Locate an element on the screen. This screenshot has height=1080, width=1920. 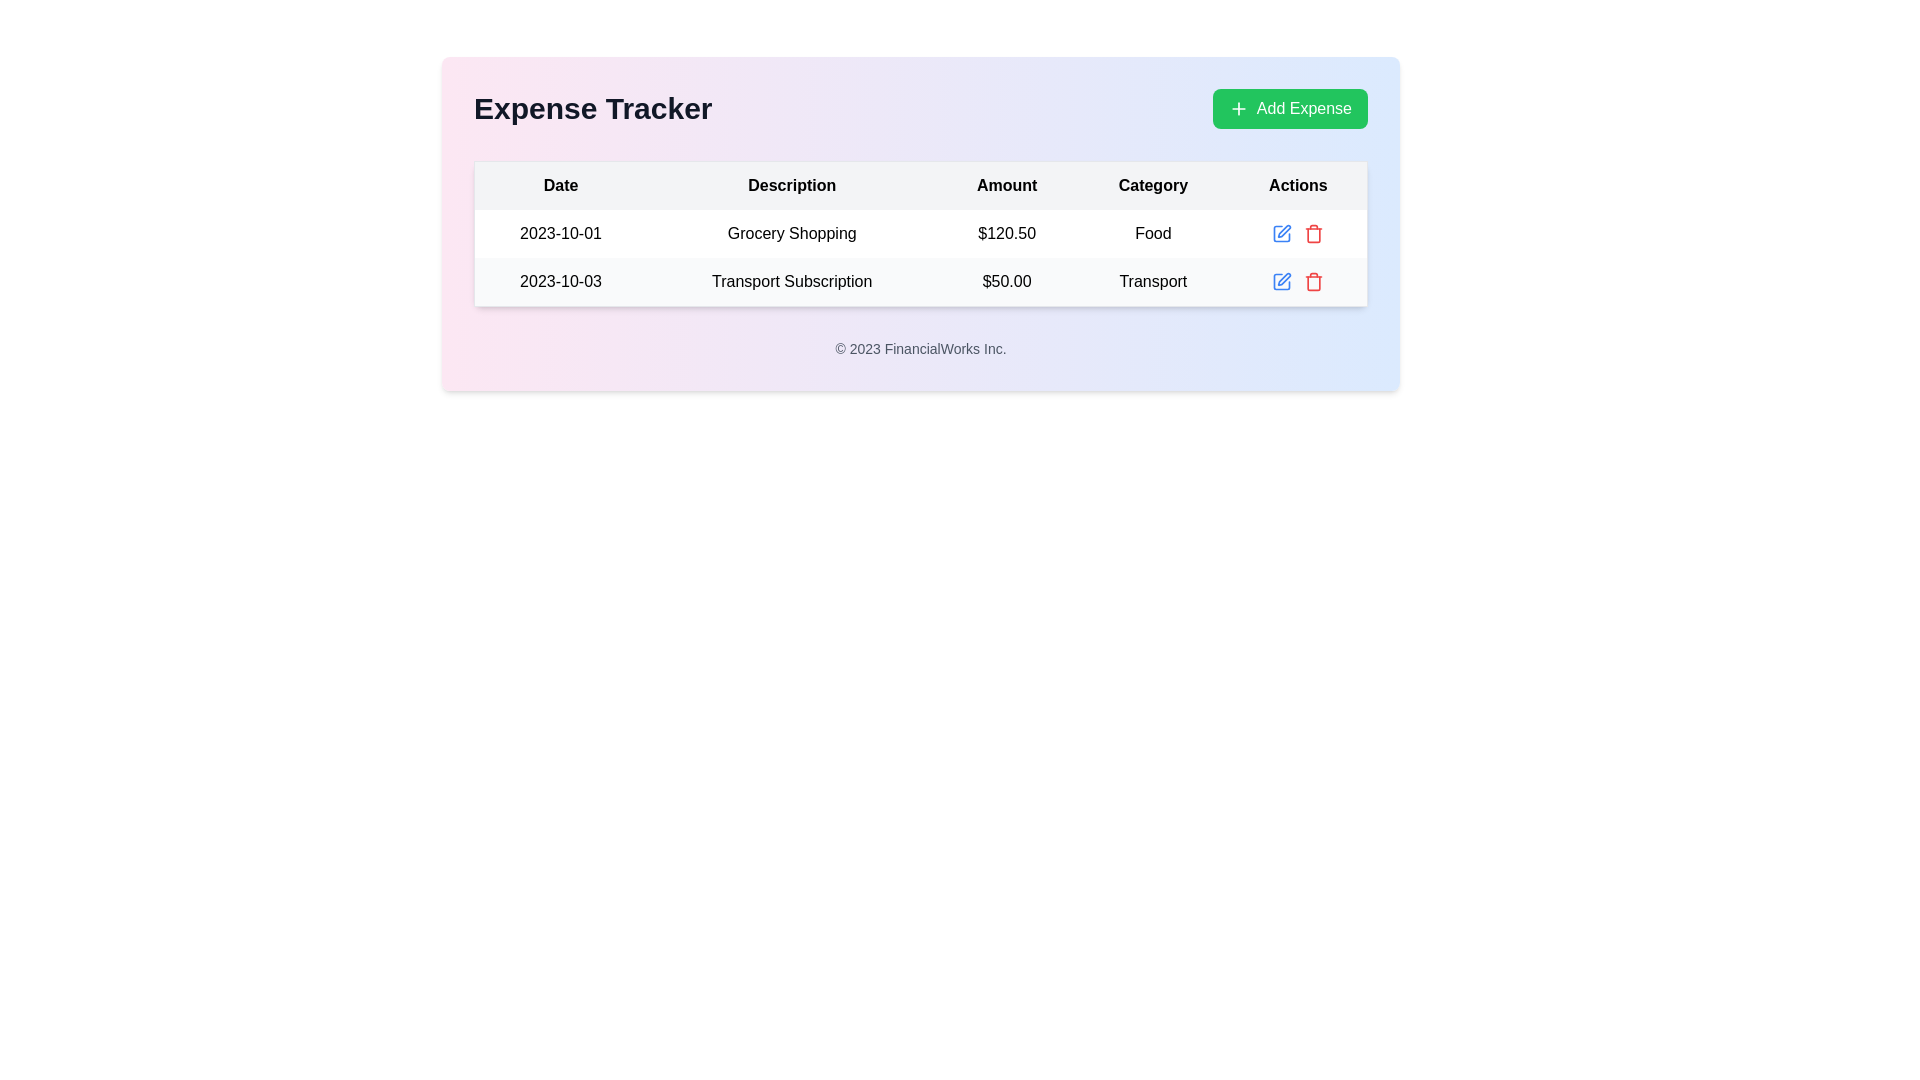
the first transaction entry row in the financial tracking table, which includes details like date, description, amount, and category is located at coordinates (920, 257).